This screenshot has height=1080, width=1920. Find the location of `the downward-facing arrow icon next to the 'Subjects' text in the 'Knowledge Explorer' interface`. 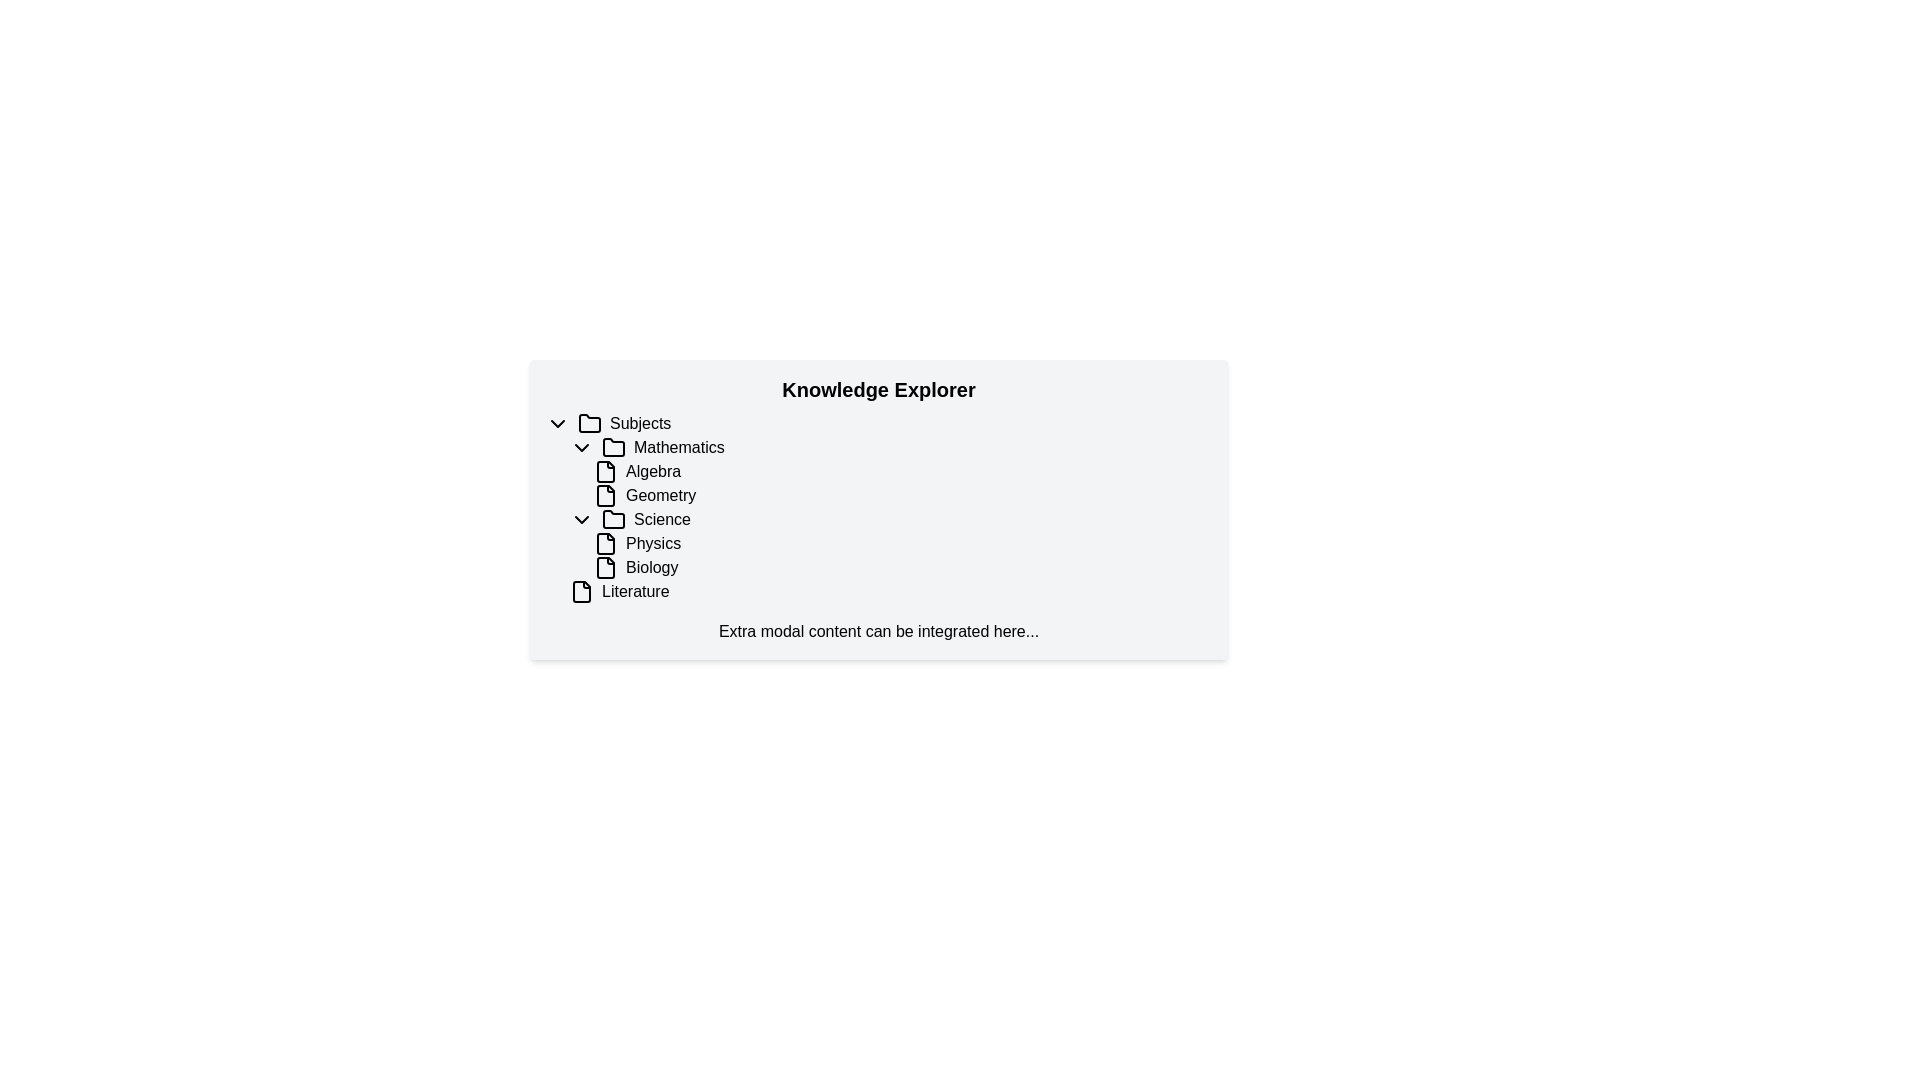

the downward-facing arrow icon next to the 'Subjects' text in the 'Knowledge Explorer' interface is located at coordinates (557, 423).